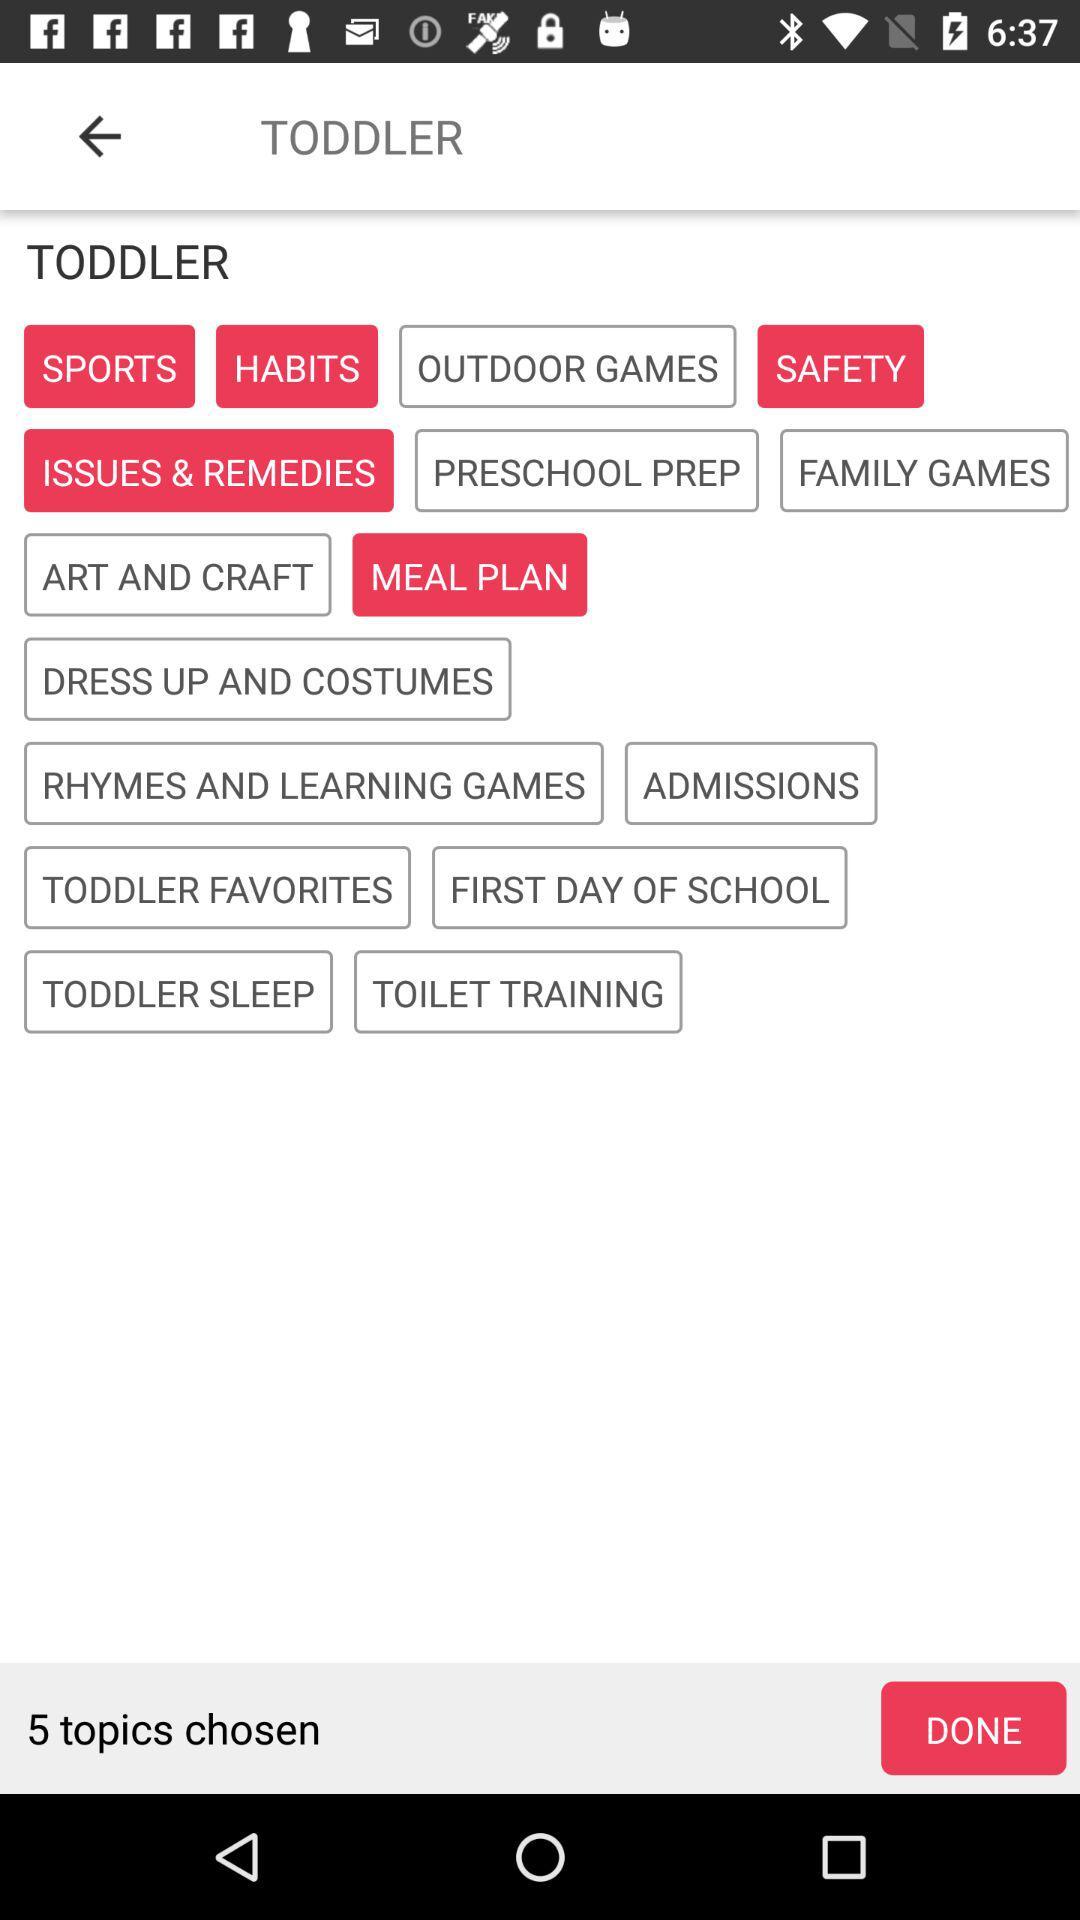 This screenshot has height=1920, width=1080. What do you see at coordinates (639, 887) in the screenshot?
I see `first day of` at bounding box center [639, 887].